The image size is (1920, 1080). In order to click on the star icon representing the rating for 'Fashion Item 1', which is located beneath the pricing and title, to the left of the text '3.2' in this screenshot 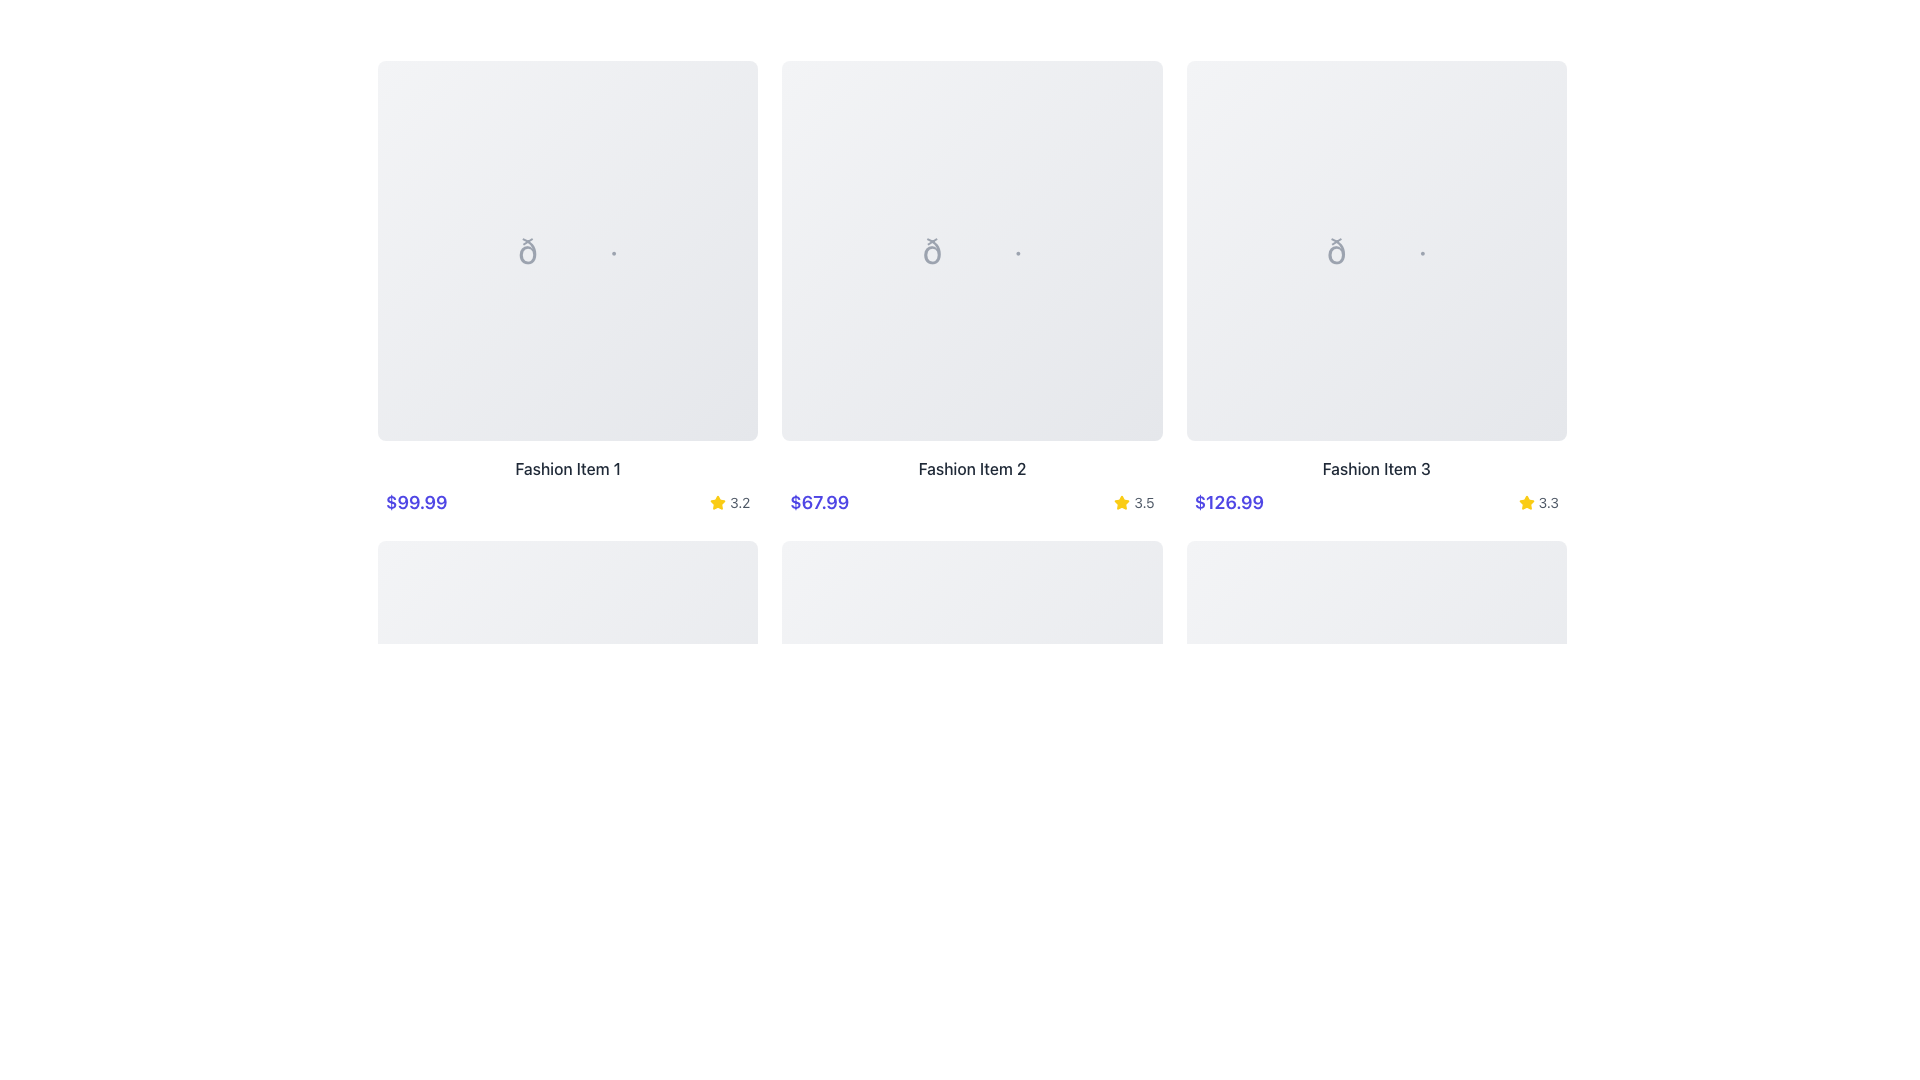, I will do `click(718, 502)`.